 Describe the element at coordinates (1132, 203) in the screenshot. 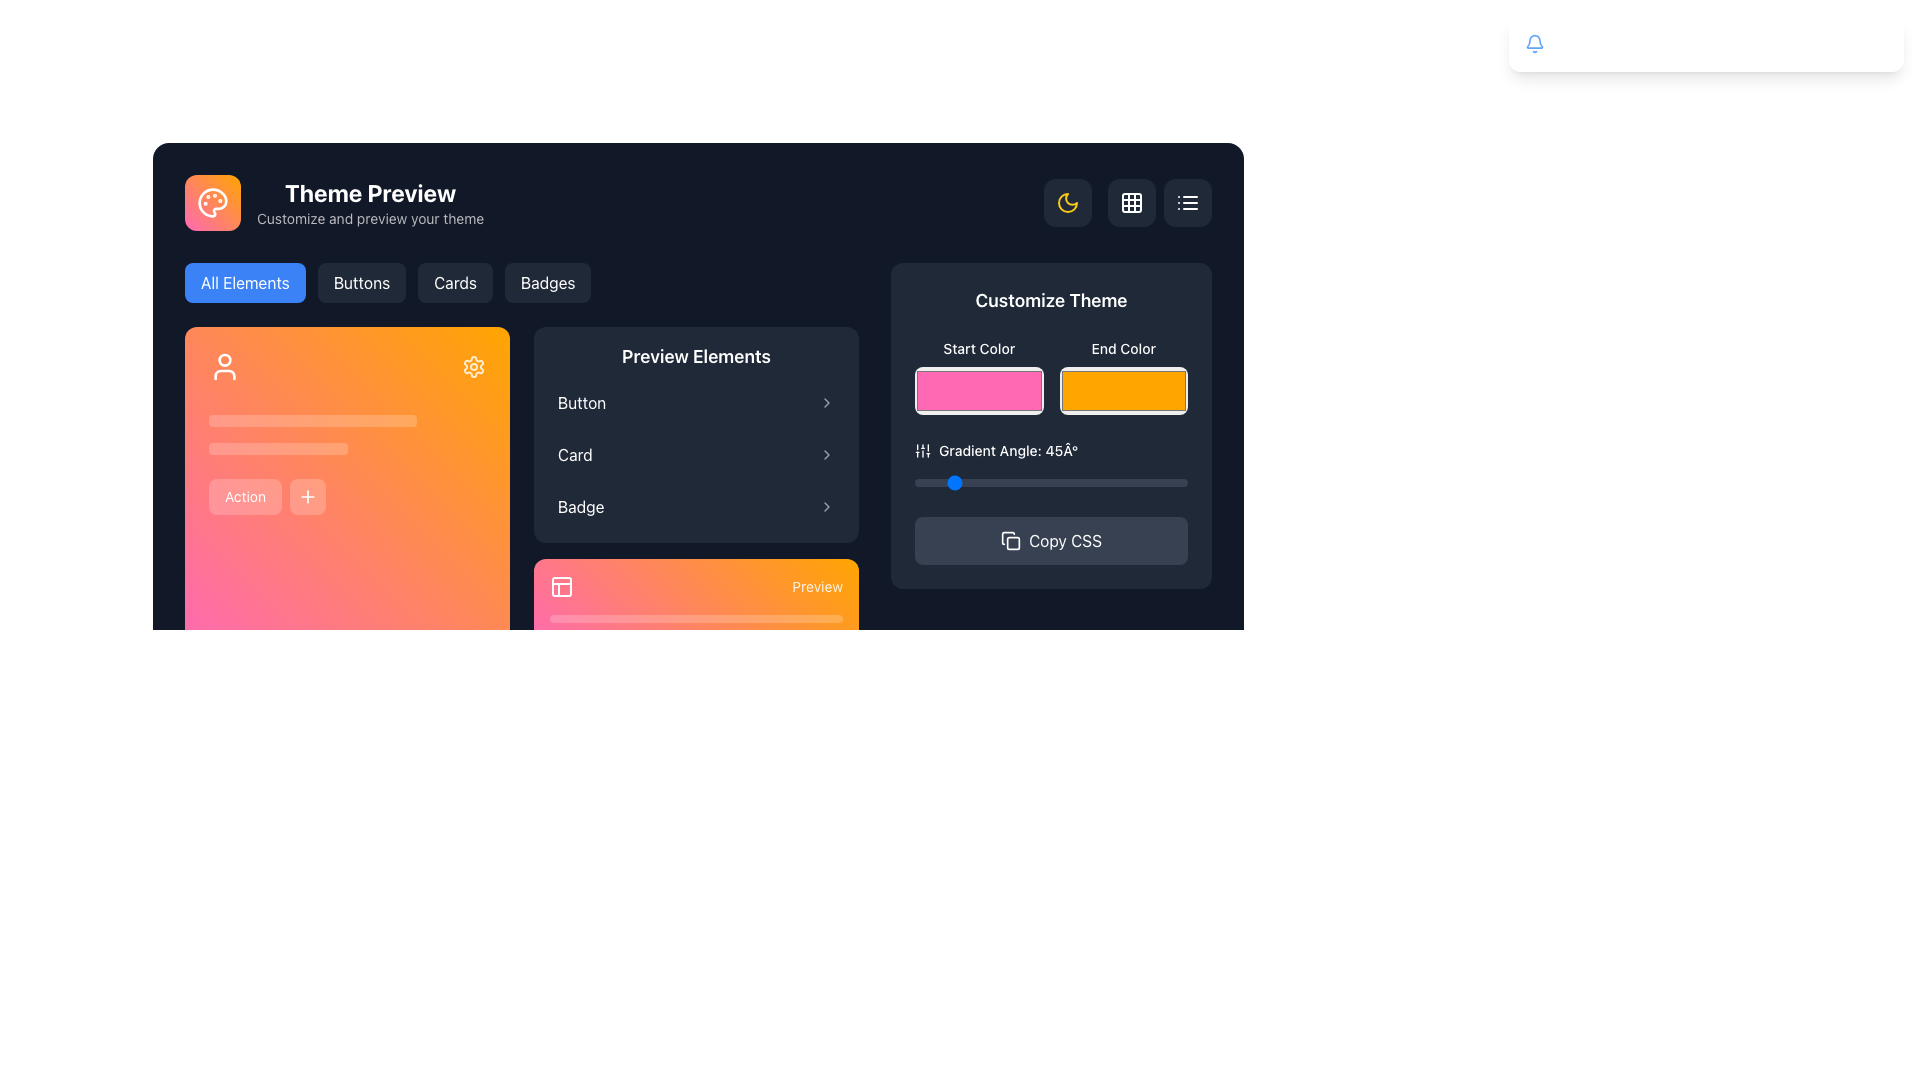

I see `the square button with a grid icon made up of nine small squares, located in the top-right corner of the interface` at that location.